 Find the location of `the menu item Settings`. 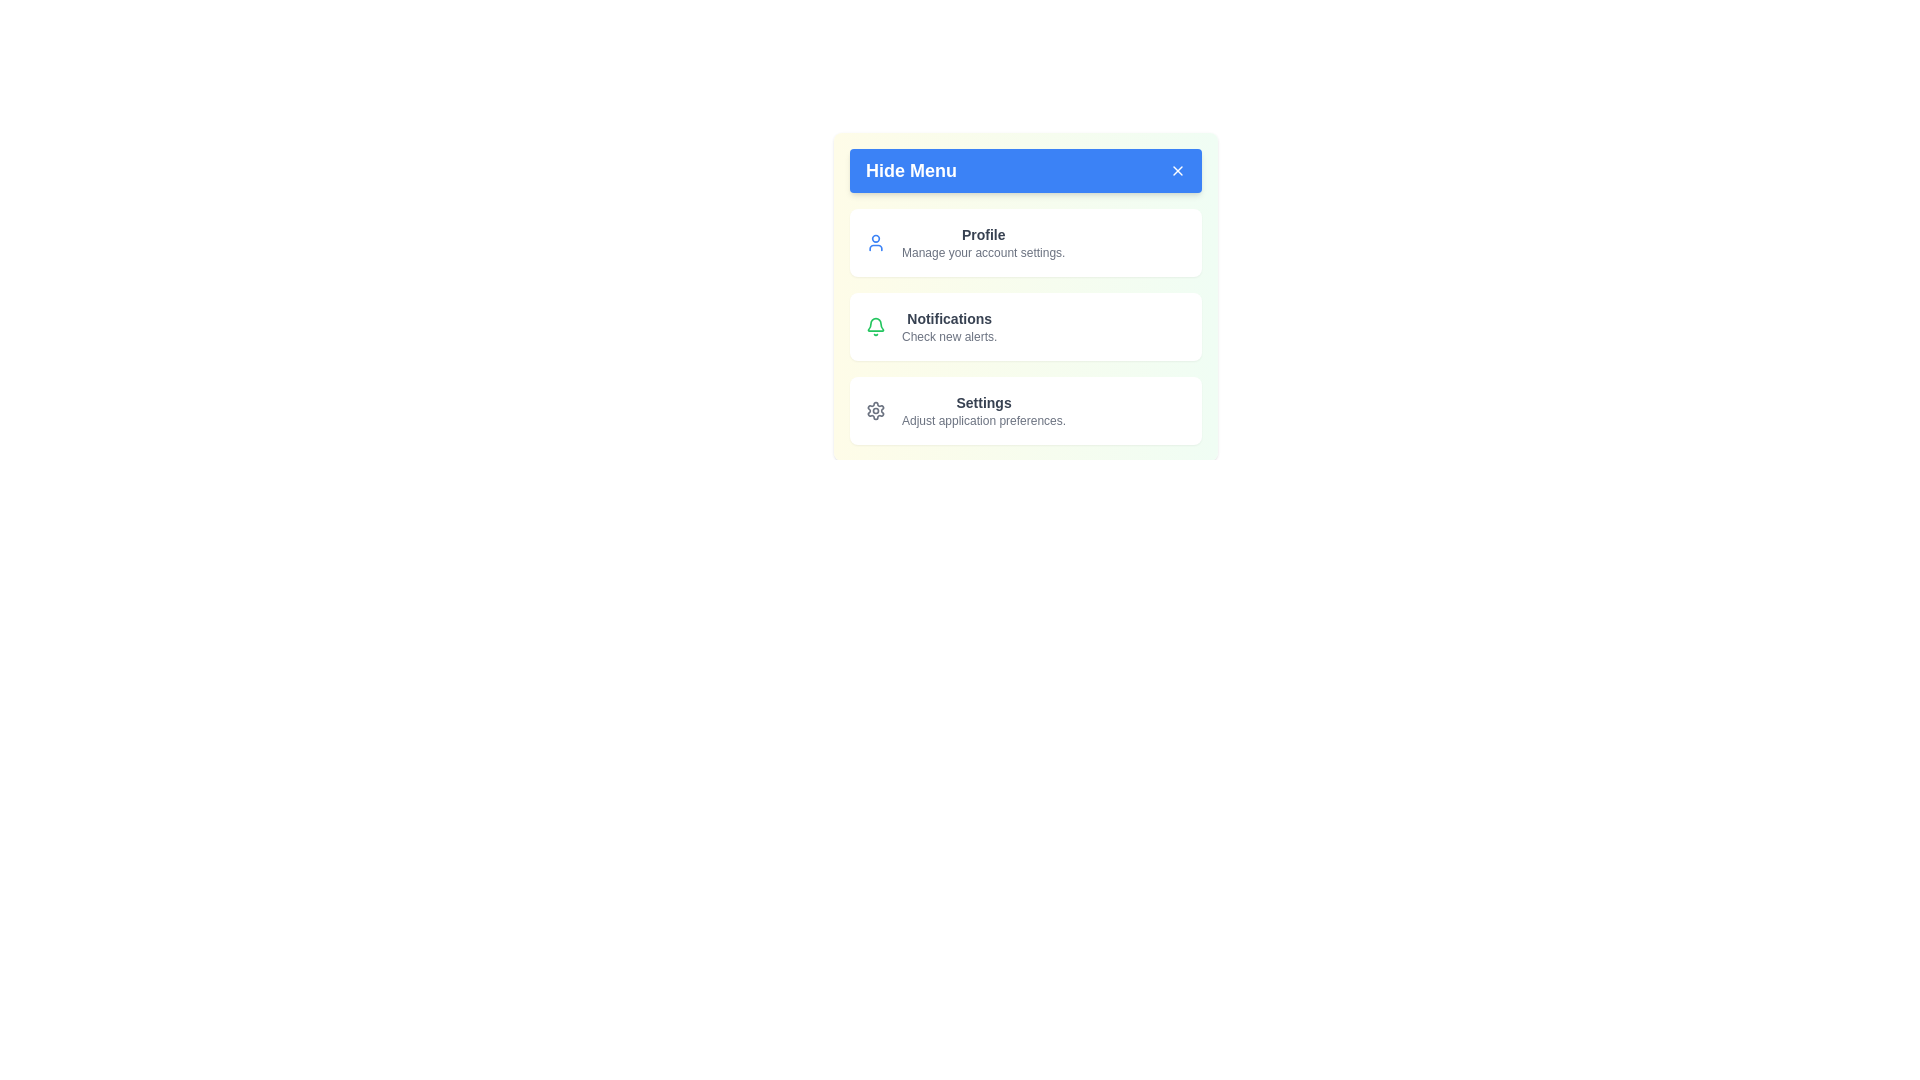

the menu item Settings is located at coordinates (1026, 410).